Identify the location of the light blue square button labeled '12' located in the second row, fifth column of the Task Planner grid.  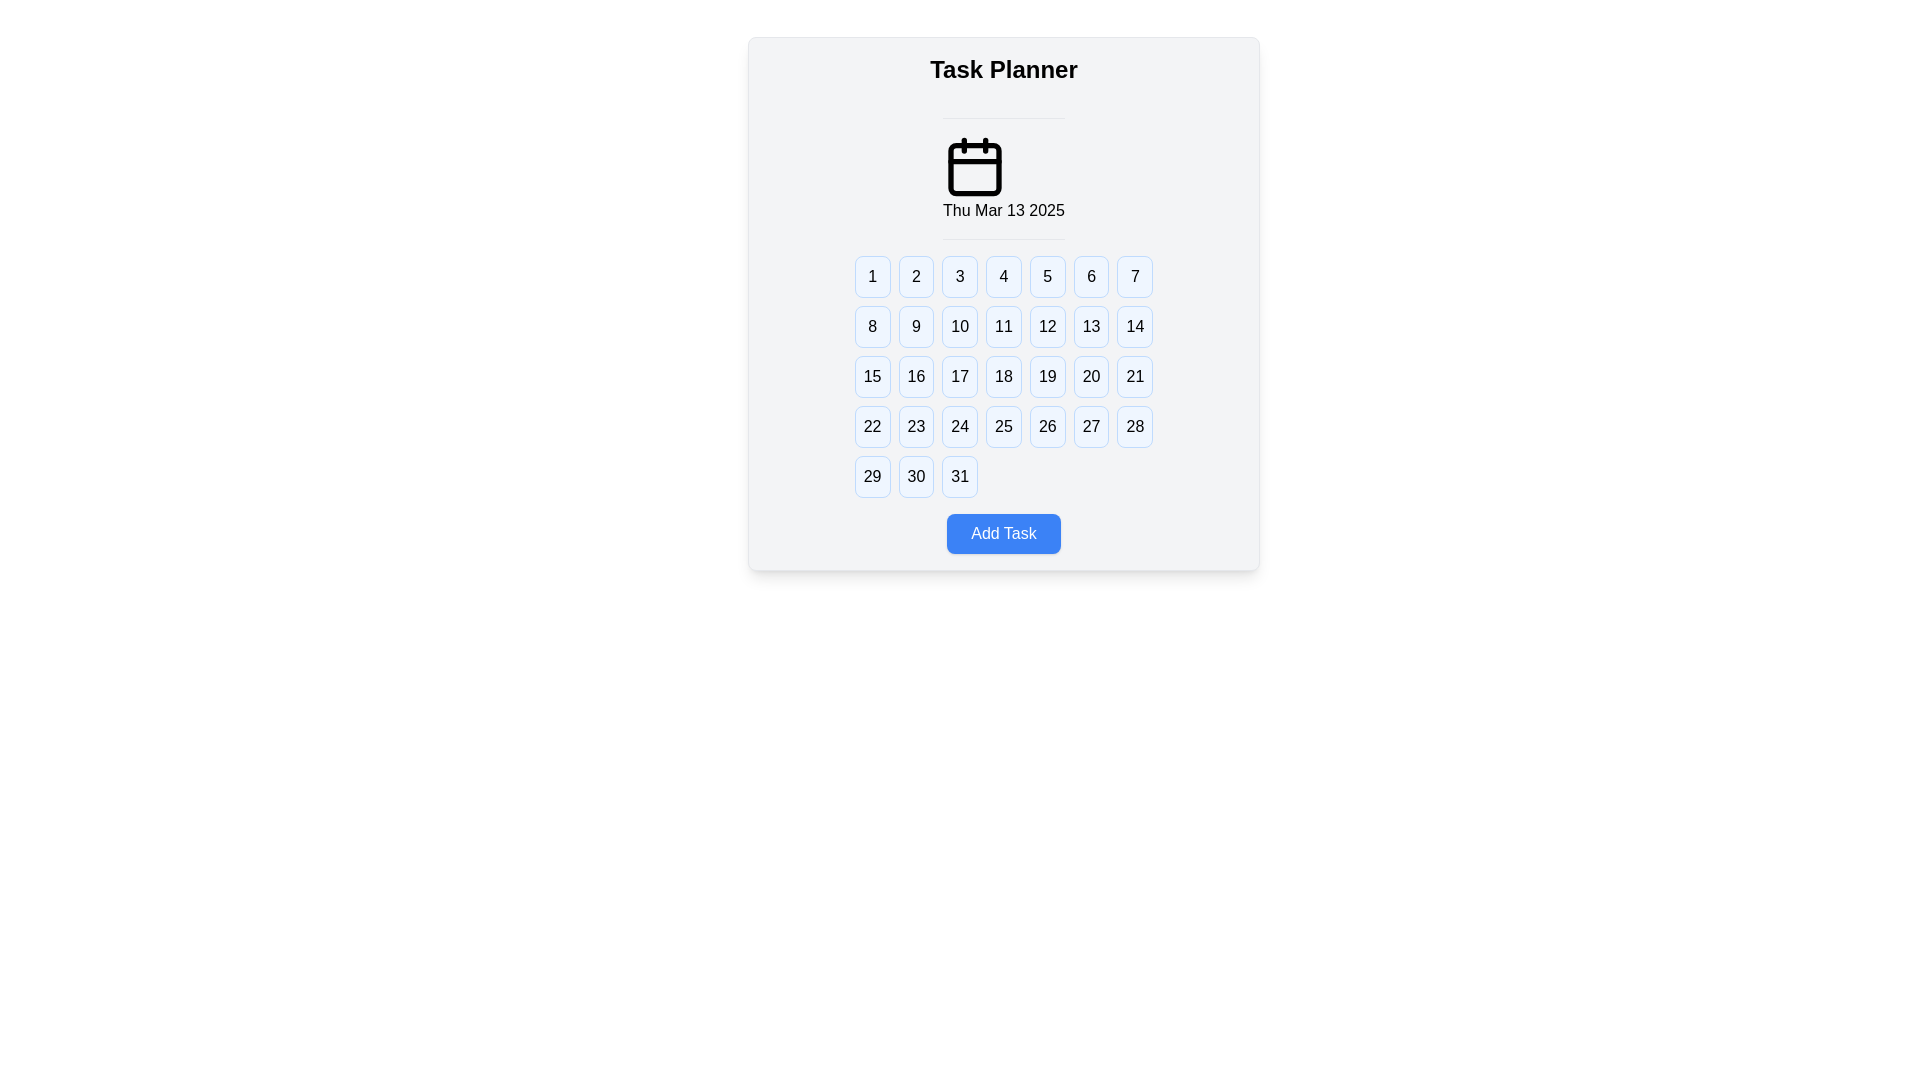
(1046, 326).